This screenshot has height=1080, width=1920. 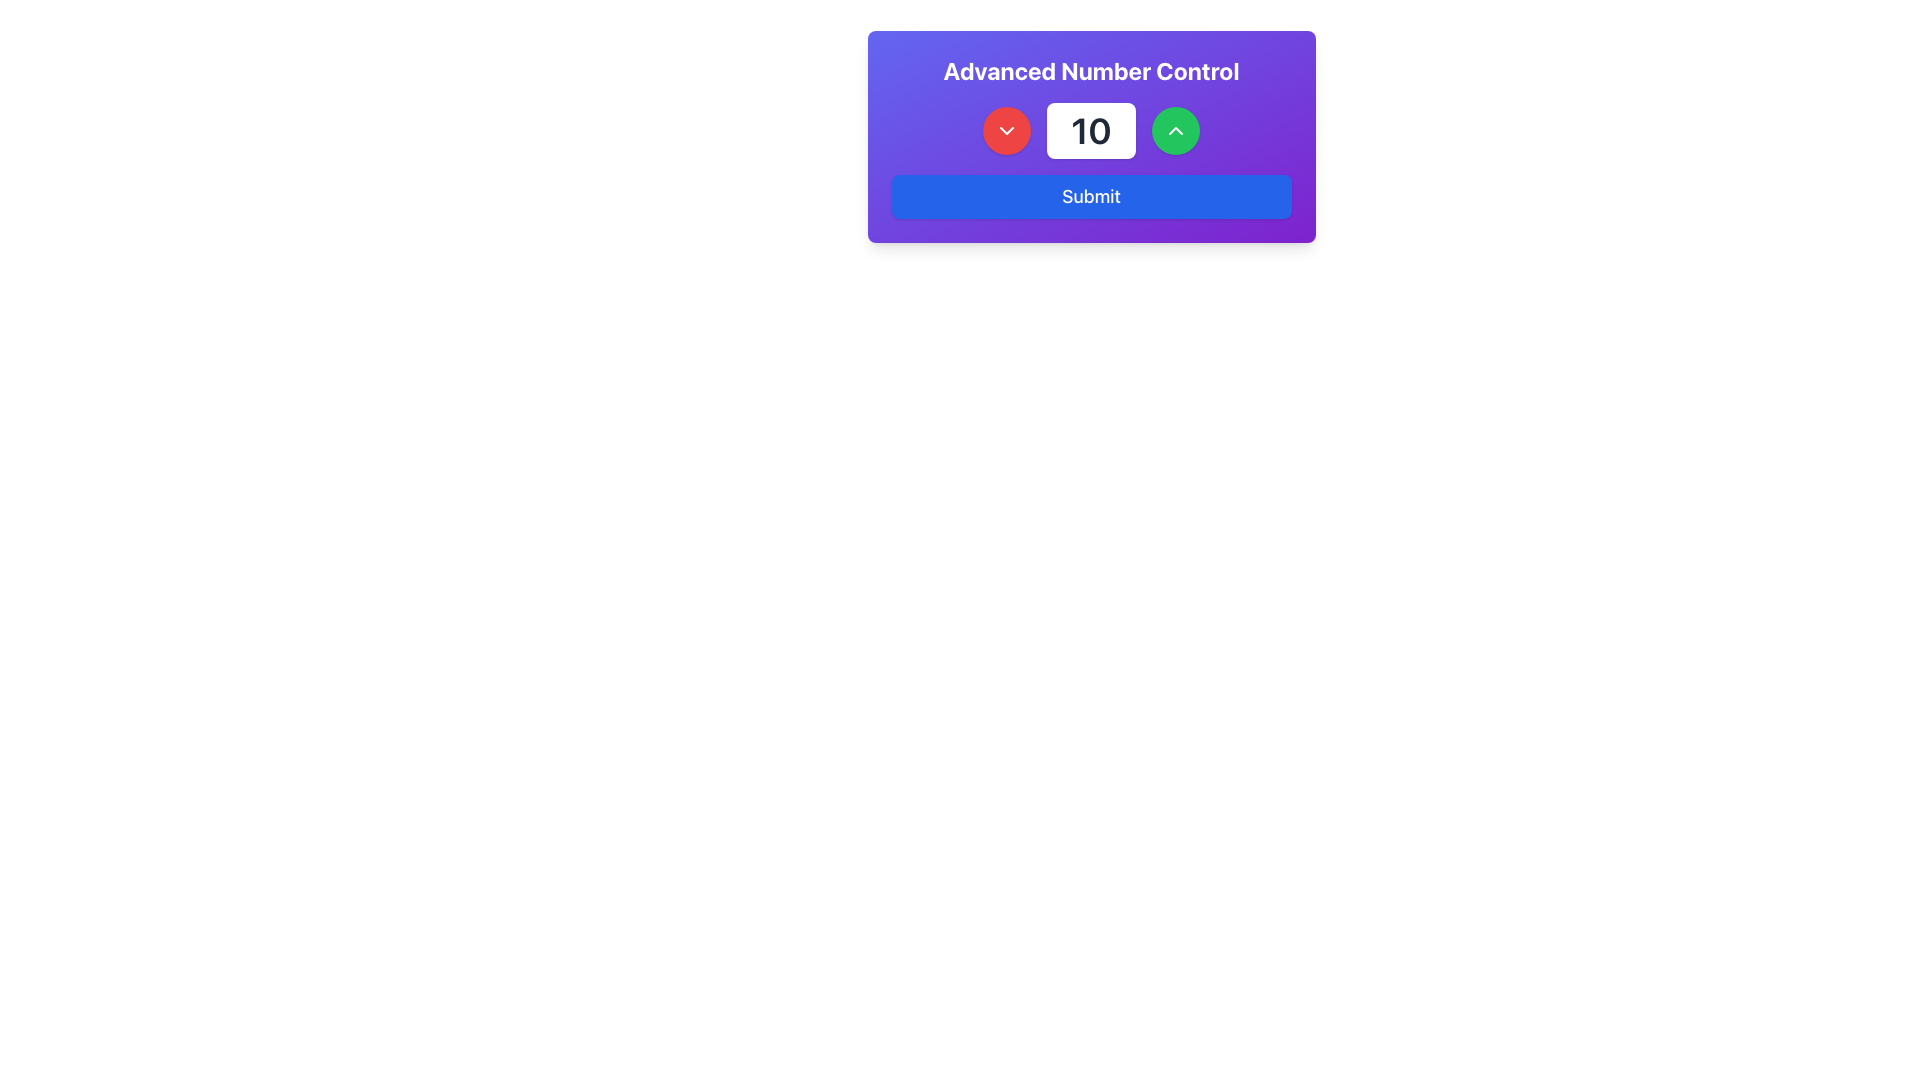 What do you see at coordinates (1175, 131) in the screenshot?
I see `the circular green button with a white upward-pointing chevron icon in the 'Advanced Number Control' component to increment the number` at bounding box center [1175, 131].